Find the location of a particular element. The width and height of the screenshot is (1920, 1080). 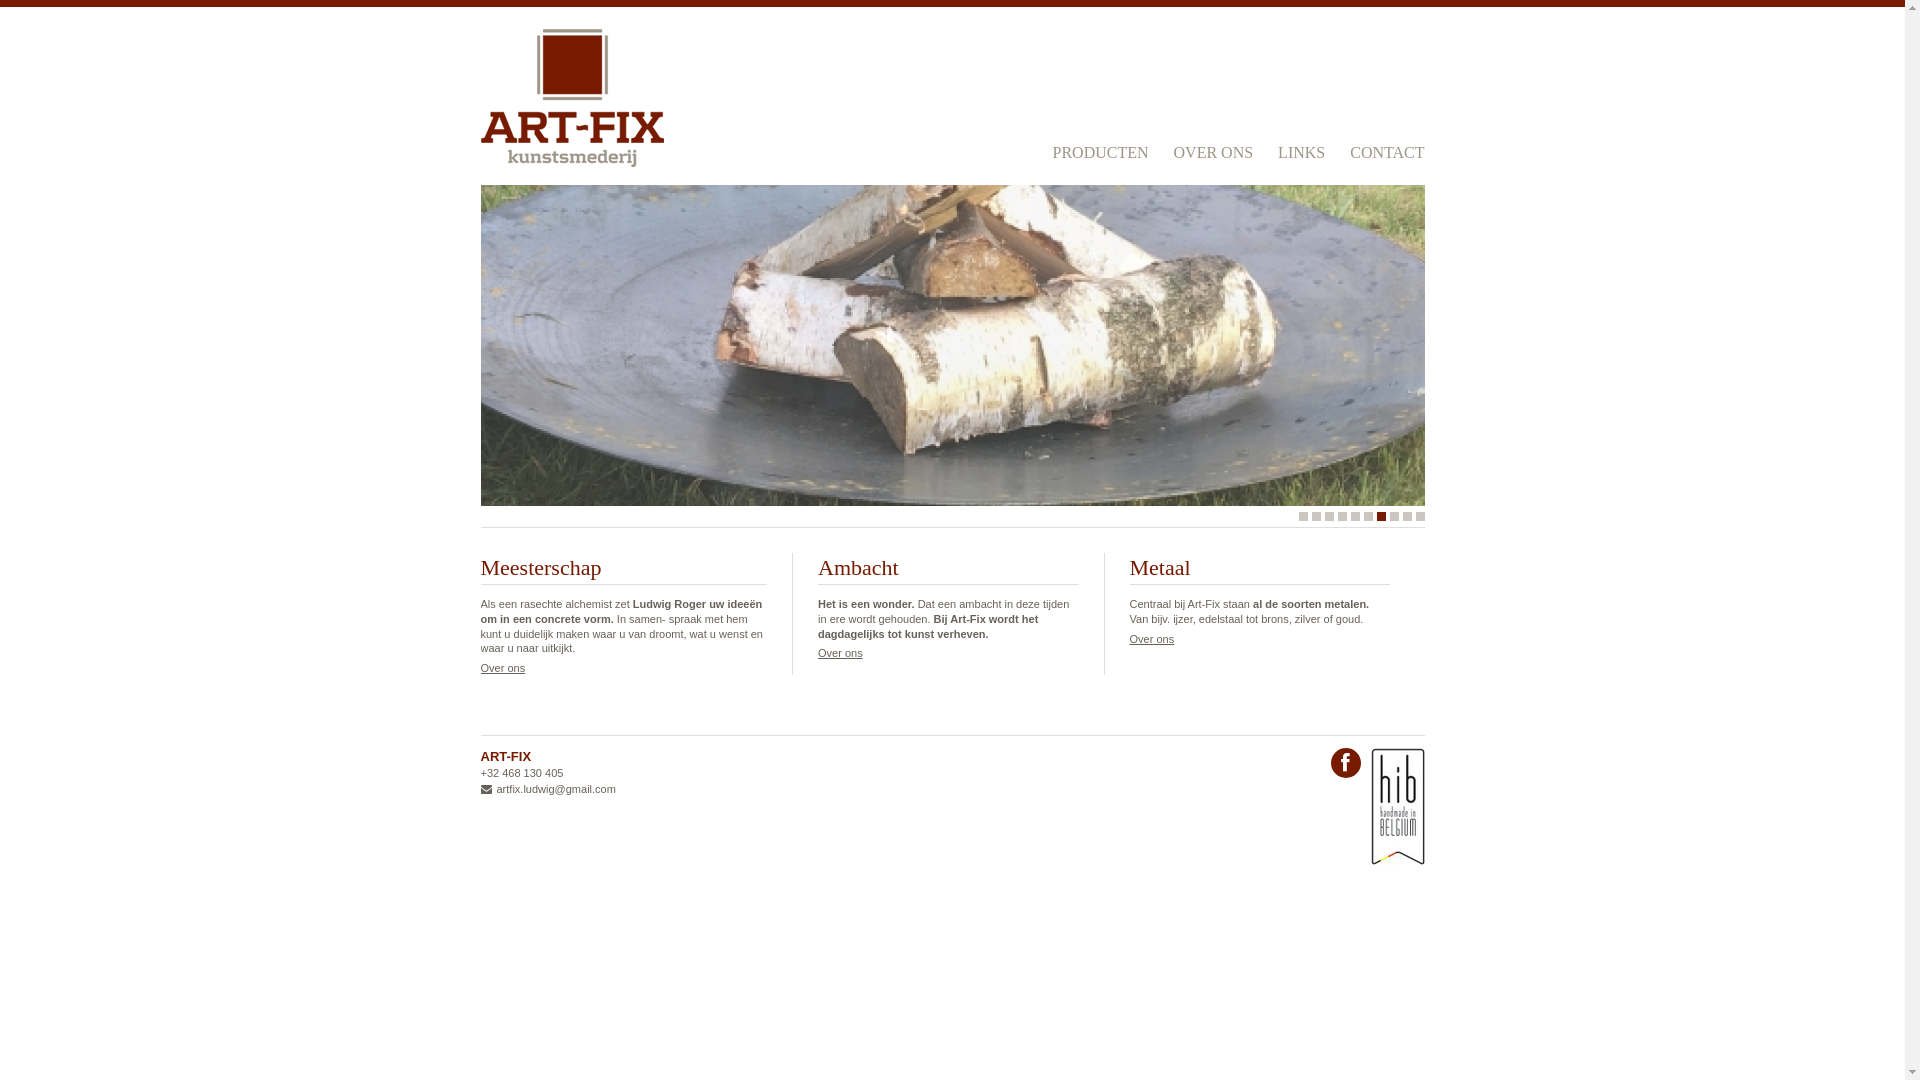

'Art-fix' is located at coordinates (570, 97).